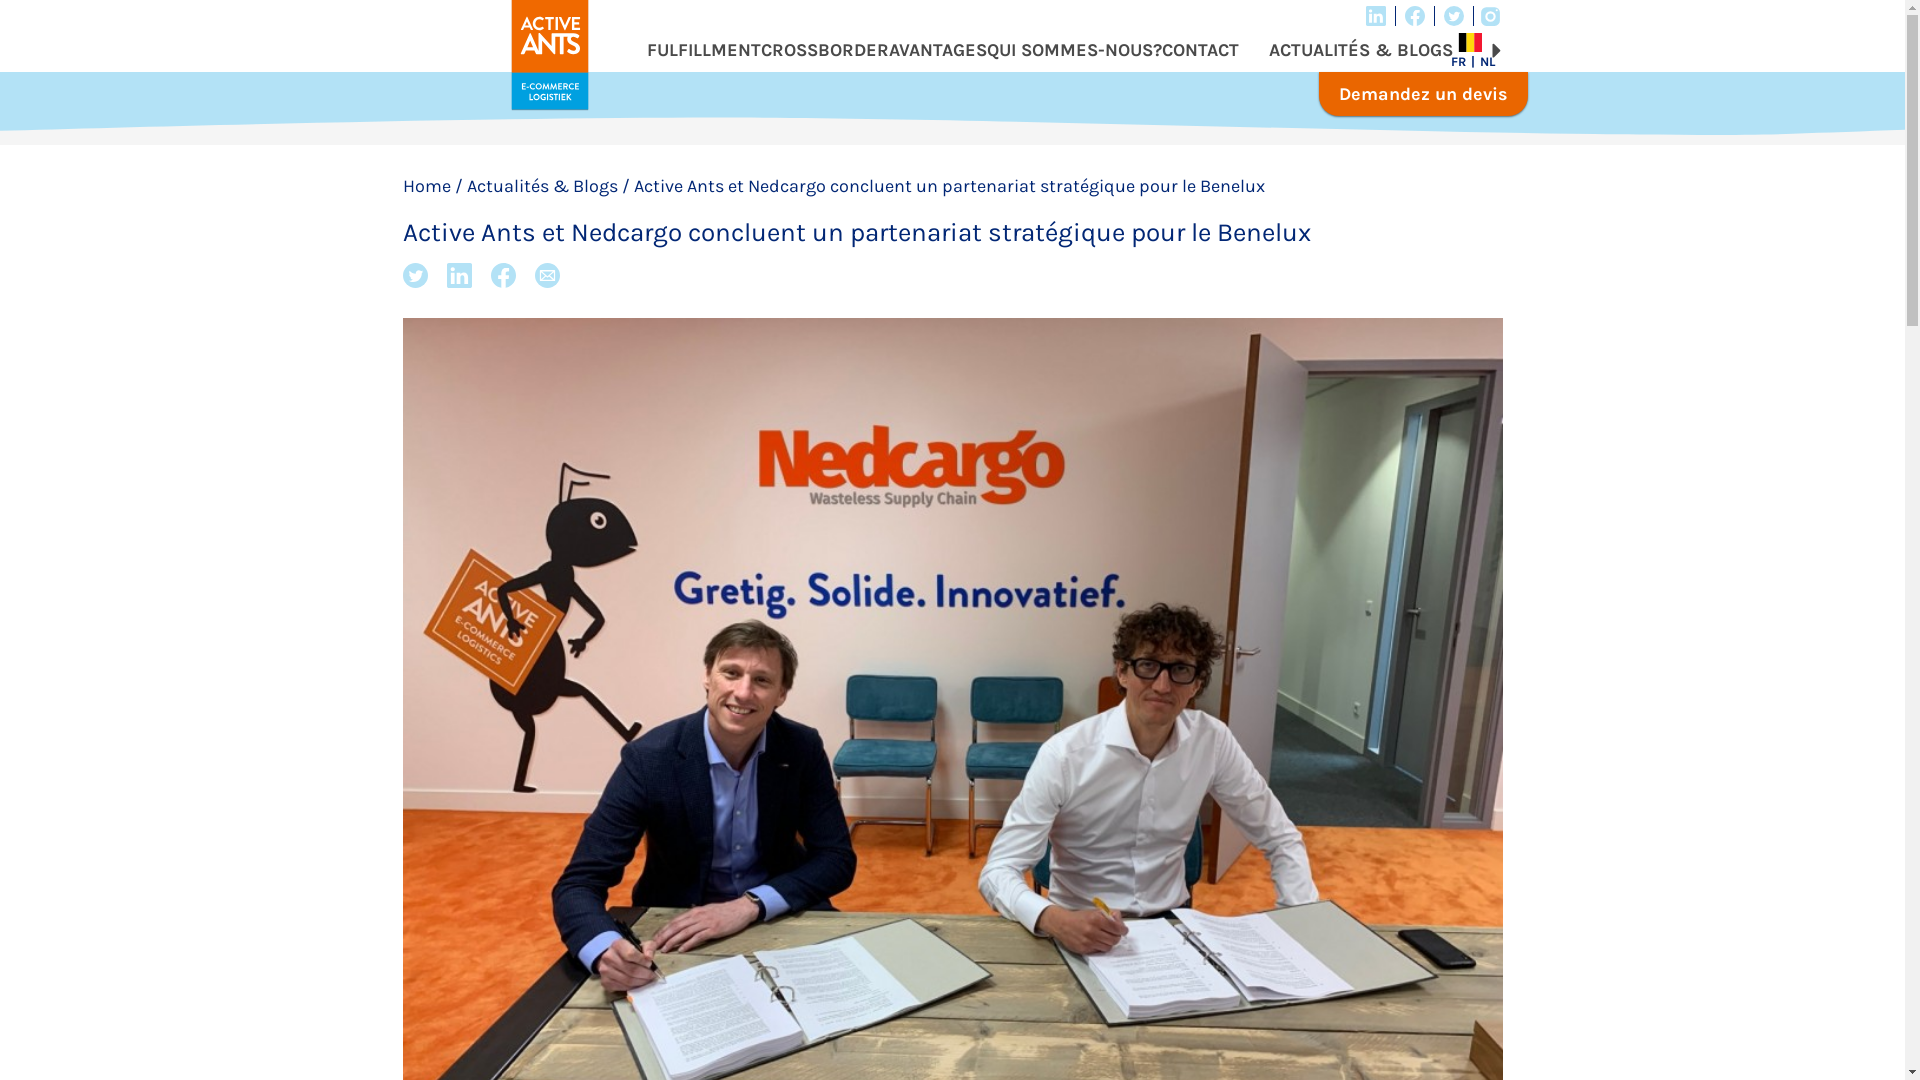  Describe the element at coordinates (1464, 61) in the screenshot. I see `'FR'` at that location.